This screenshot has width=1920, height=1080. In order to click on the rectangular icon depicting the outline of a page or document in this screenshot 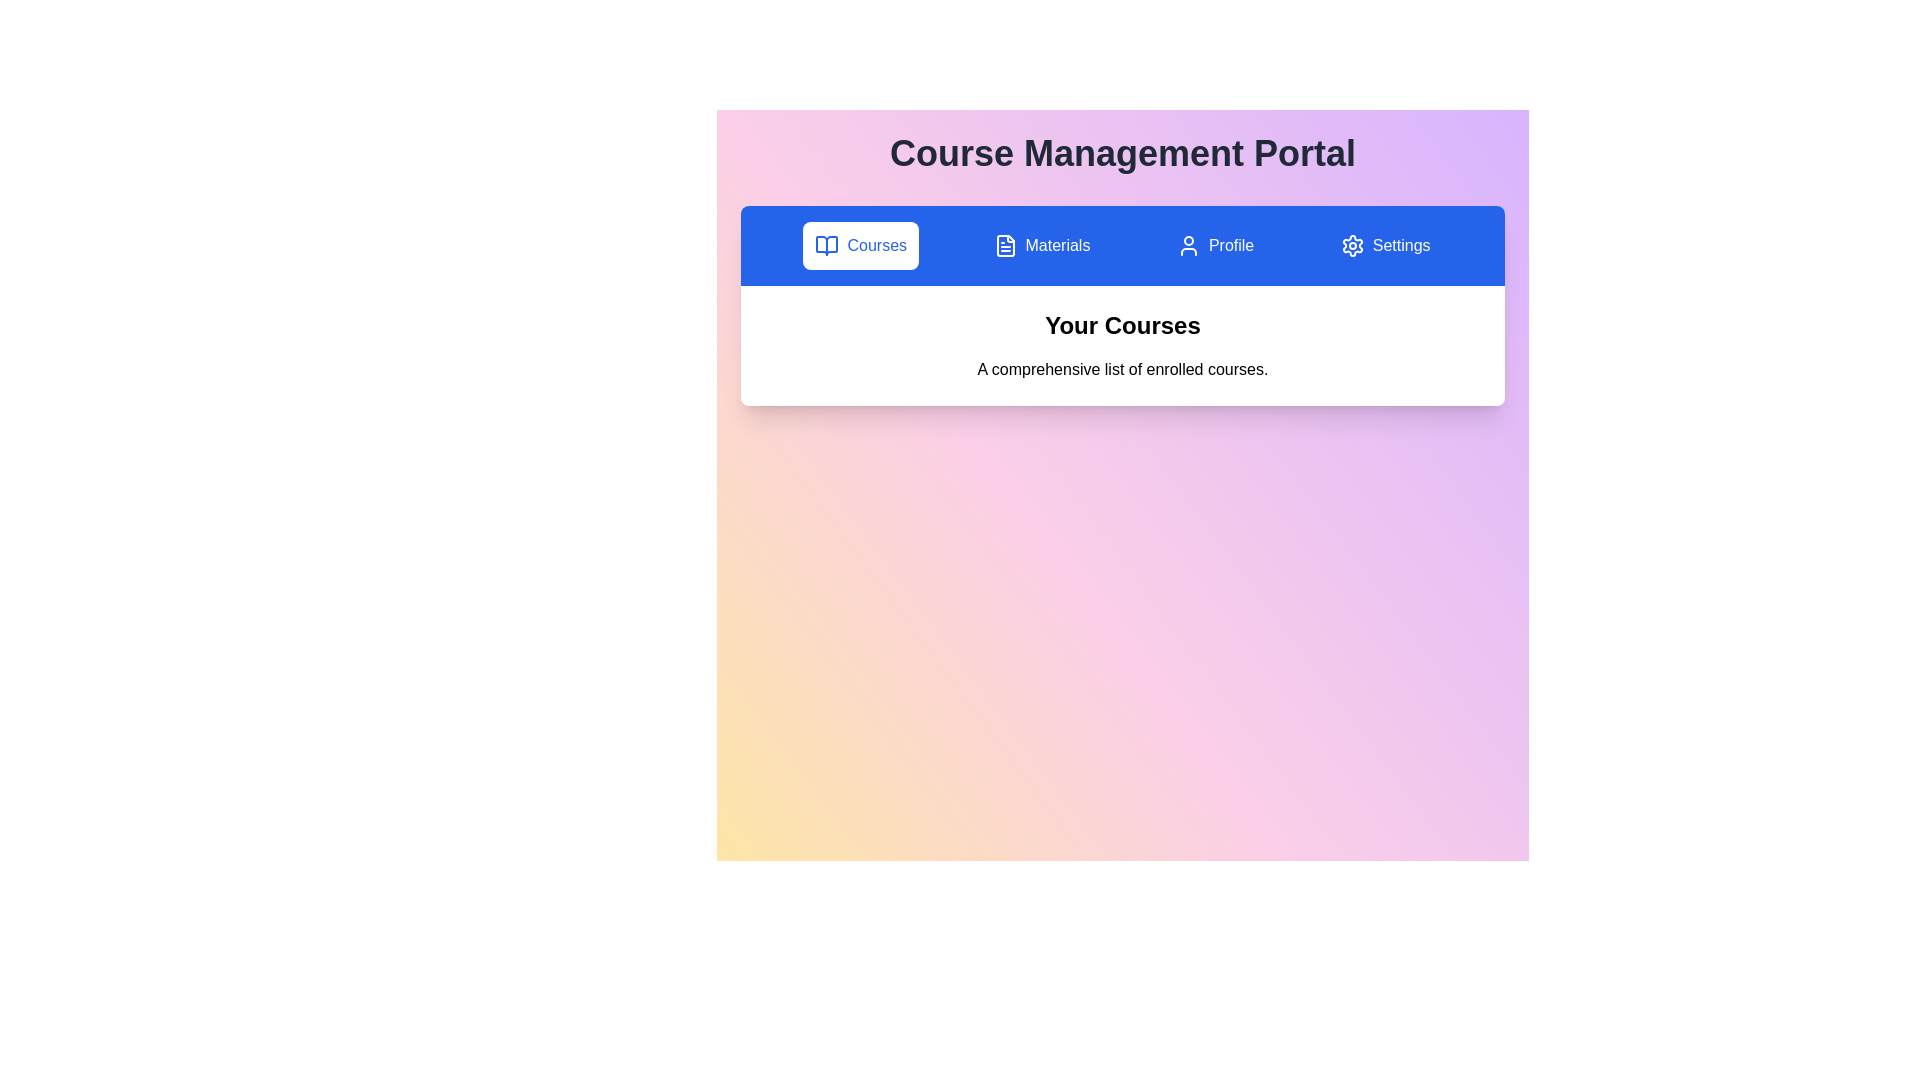, I will do `click(1005, 245)`.